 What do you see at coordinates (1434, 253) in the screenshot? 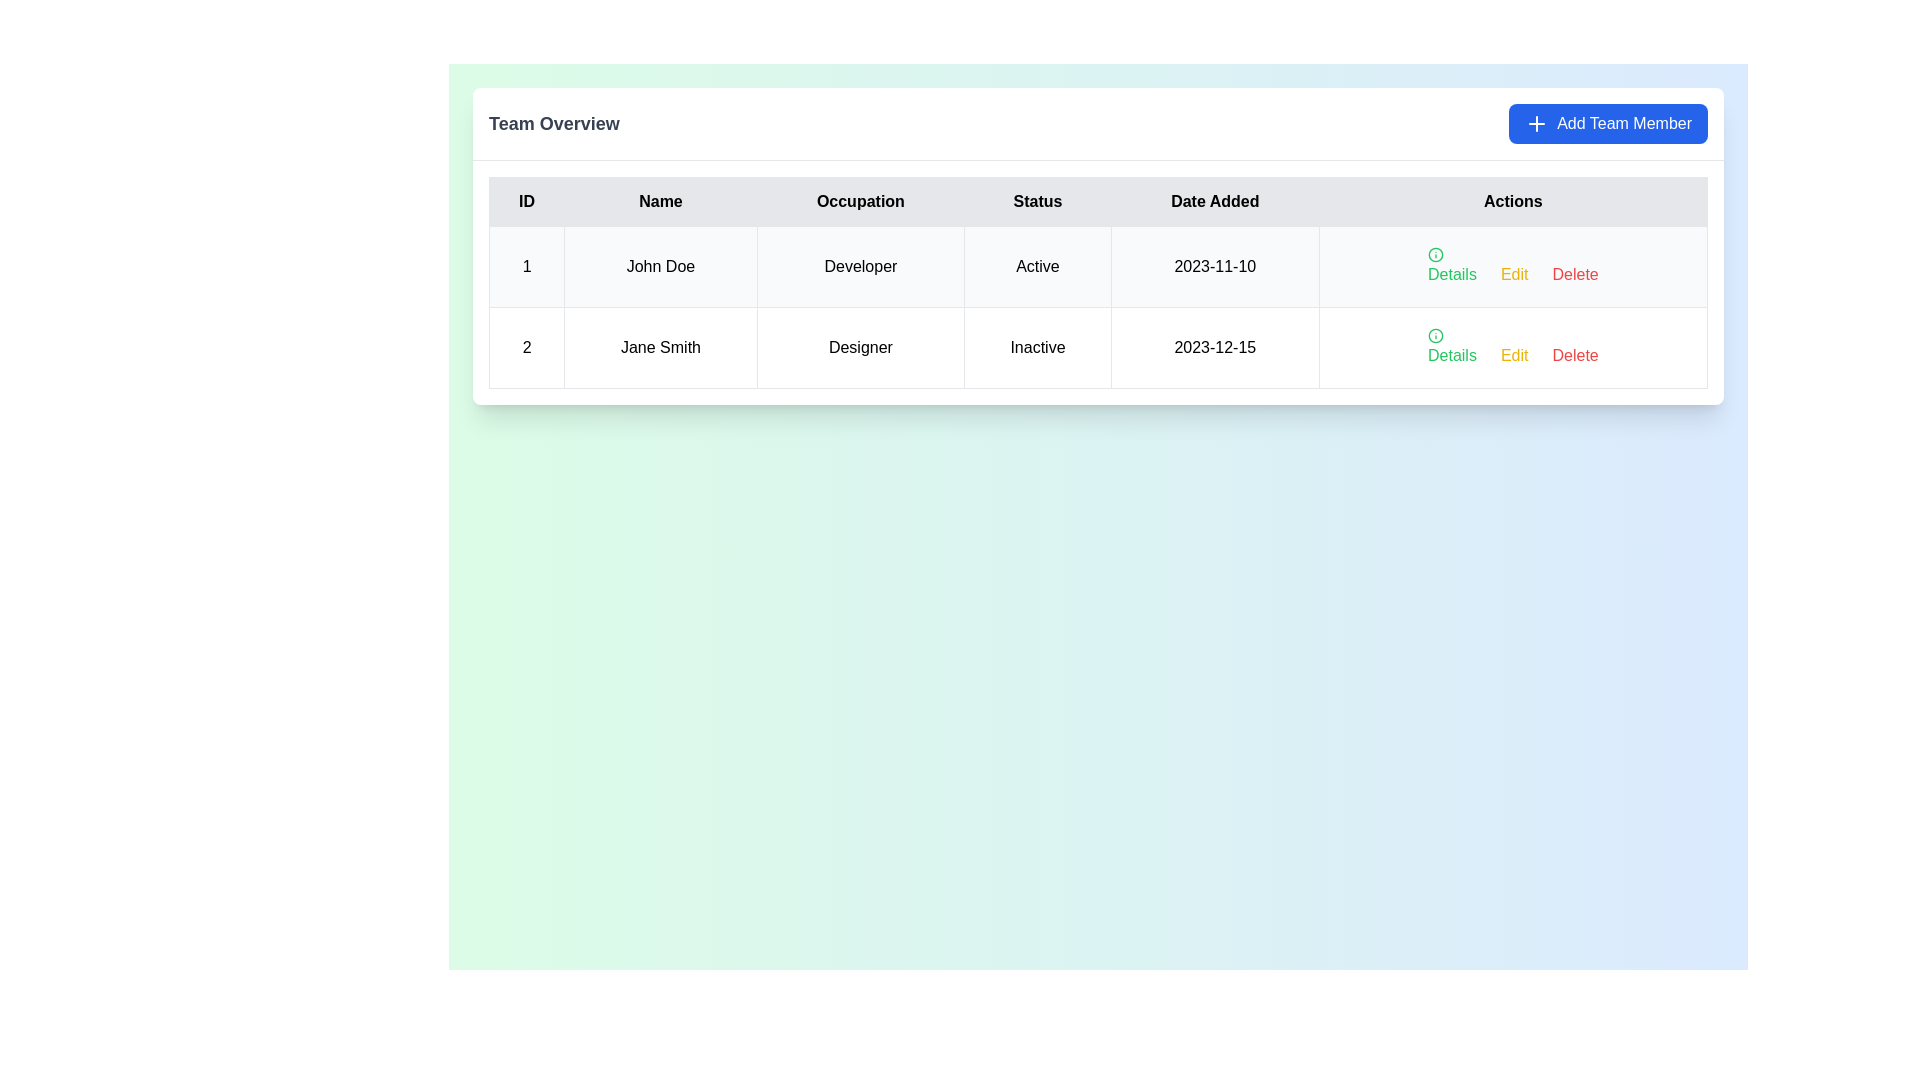
I see `the decorative circle element that serves as the border of the information icon in the 'Team Overview' table, located in the second row, left of the 'Details' link for 'Jane Smith'` at bounding box center [1434, 253].